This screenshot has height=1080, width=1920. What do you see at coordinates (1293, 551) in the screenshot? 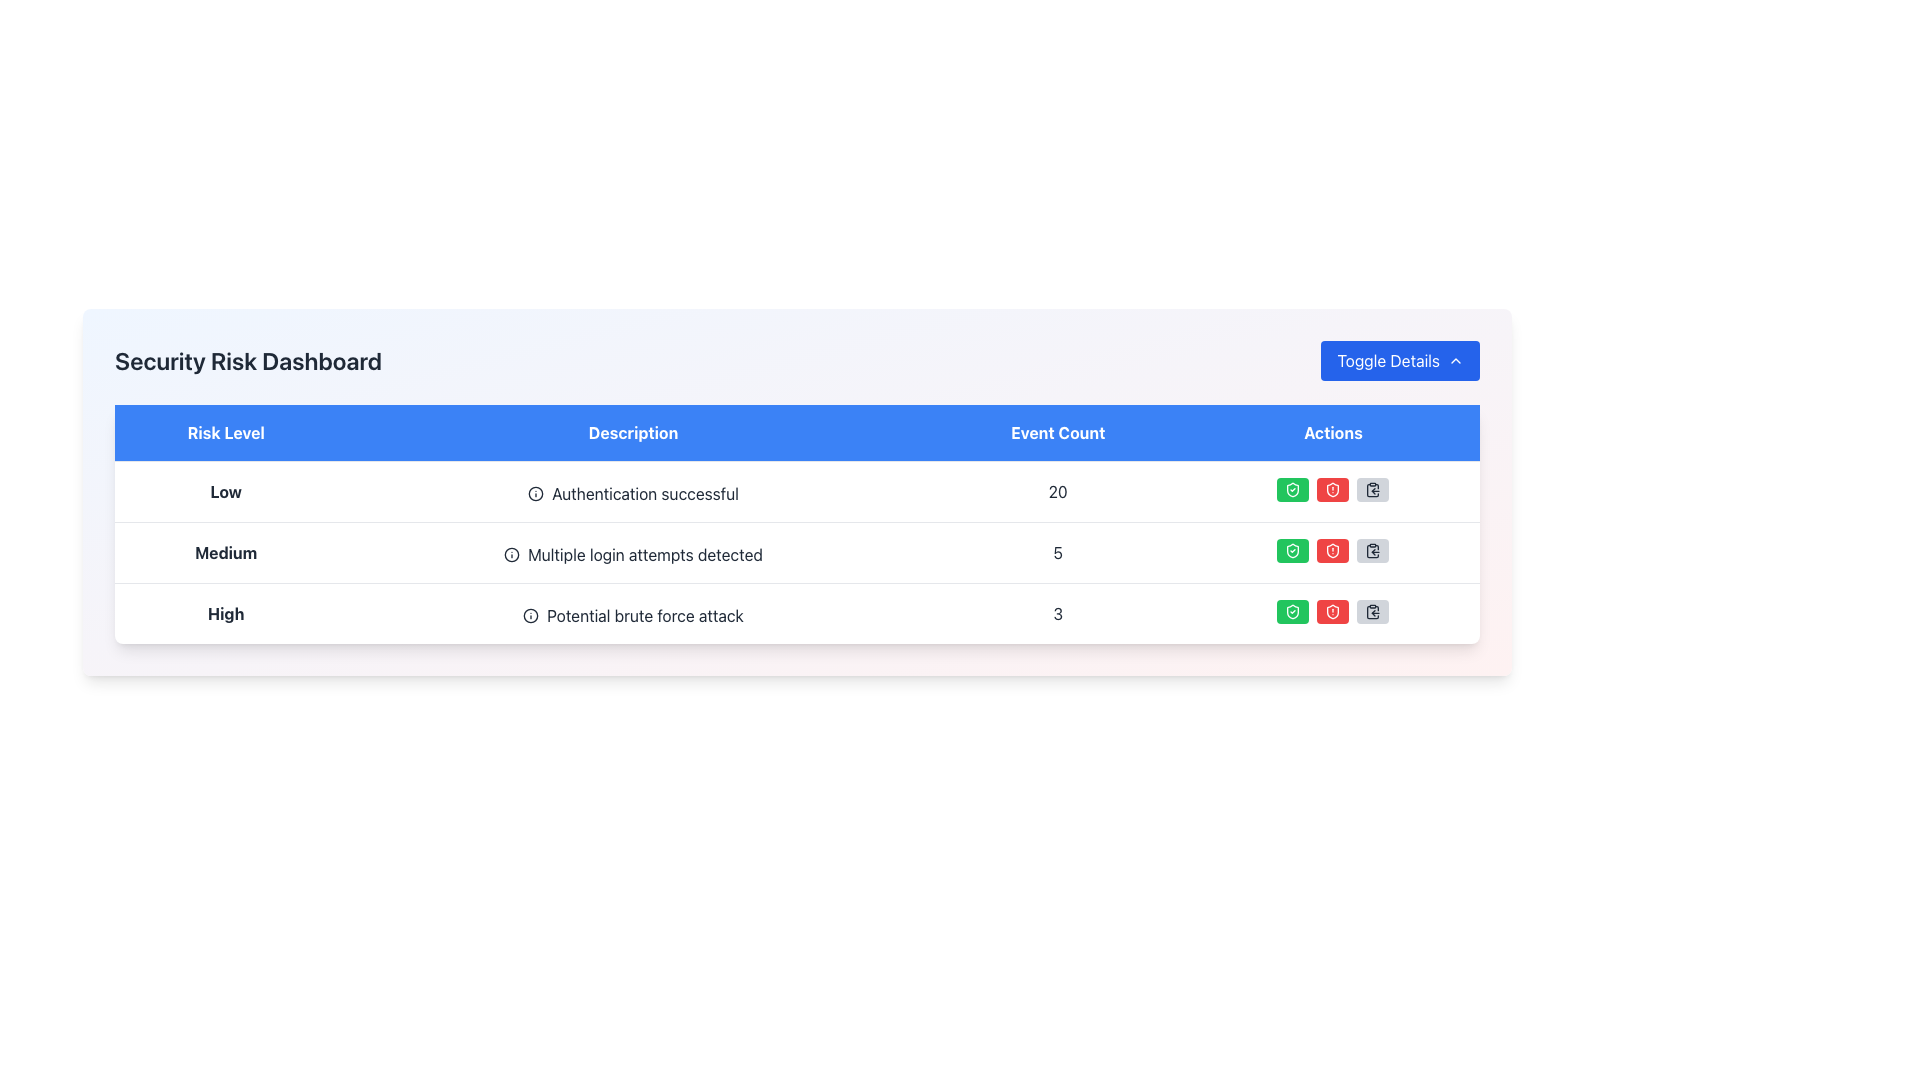
I see `the confirmation icon in the 'Actions' column of the last row (High risk level)` at bounding box center [1293, 551].